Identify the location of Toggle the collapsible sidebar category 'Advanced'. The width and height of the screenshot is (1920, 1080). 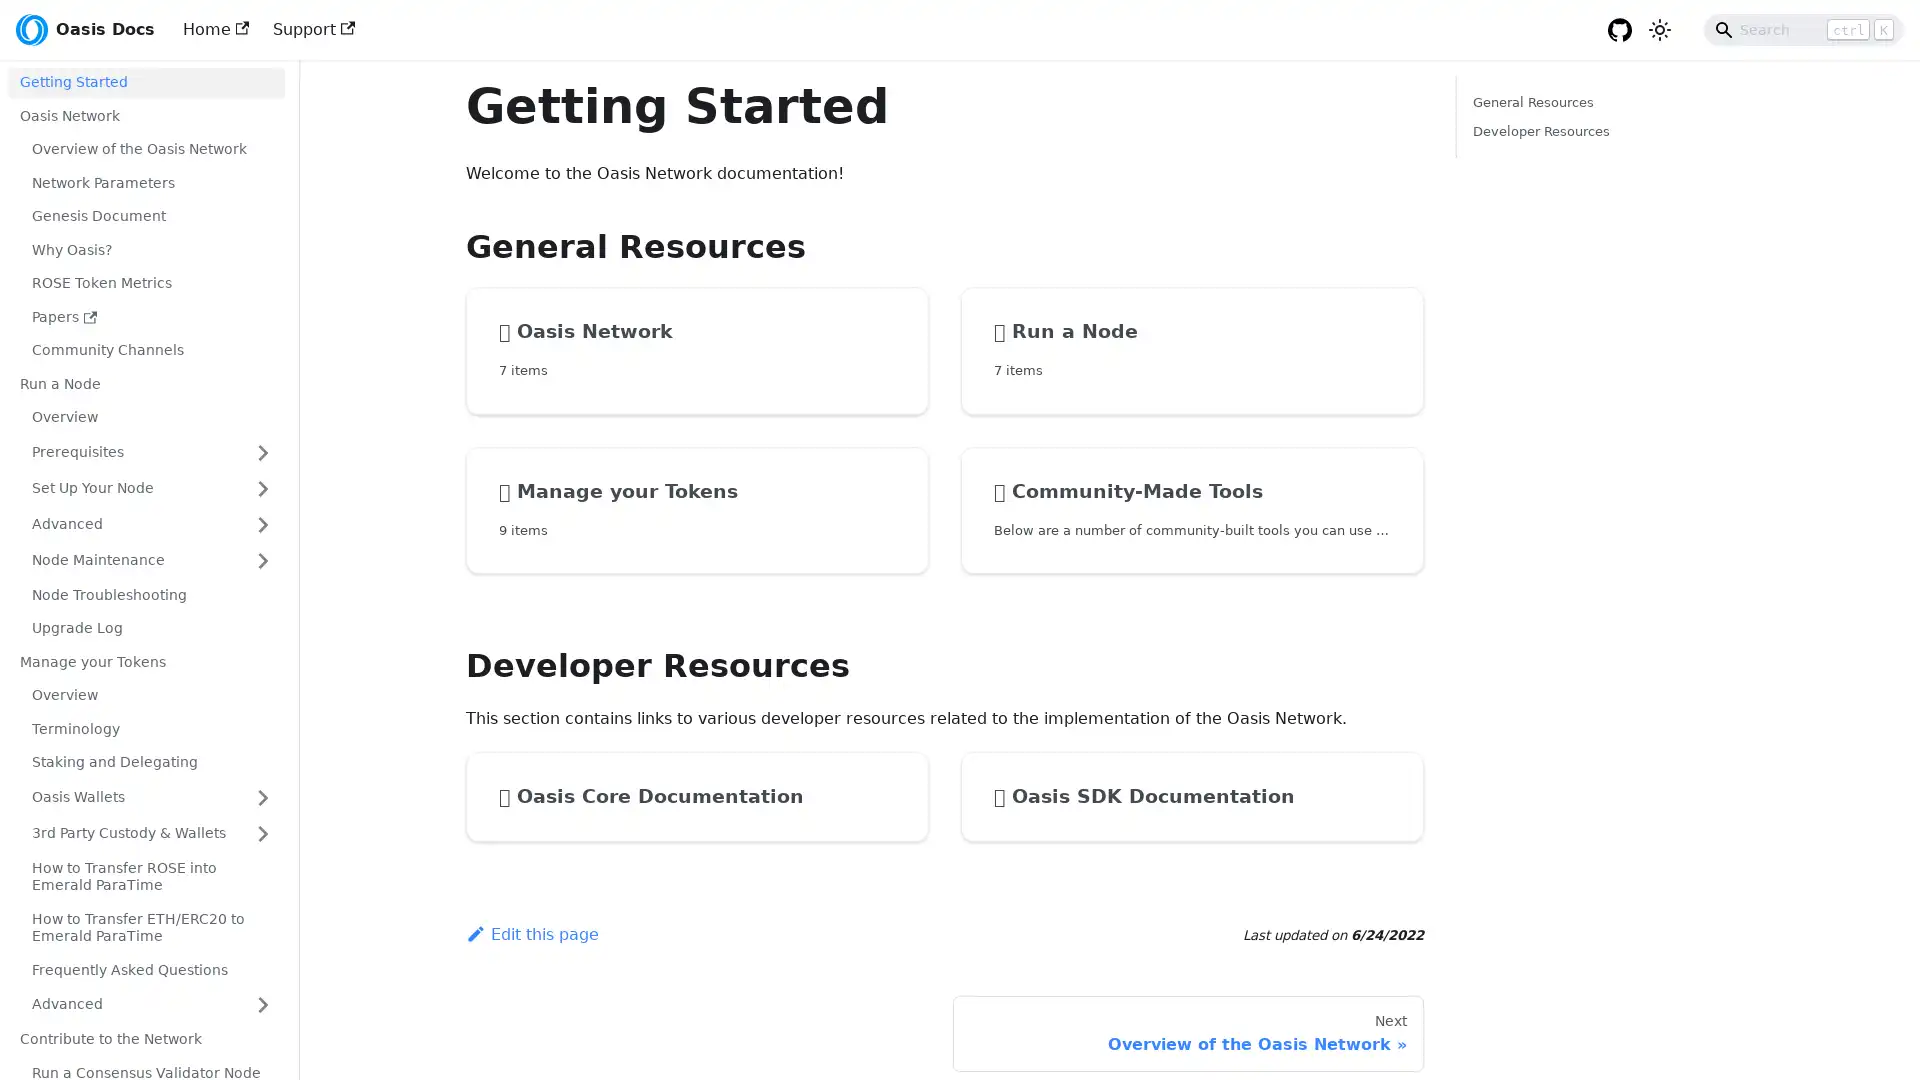
(262, 523).